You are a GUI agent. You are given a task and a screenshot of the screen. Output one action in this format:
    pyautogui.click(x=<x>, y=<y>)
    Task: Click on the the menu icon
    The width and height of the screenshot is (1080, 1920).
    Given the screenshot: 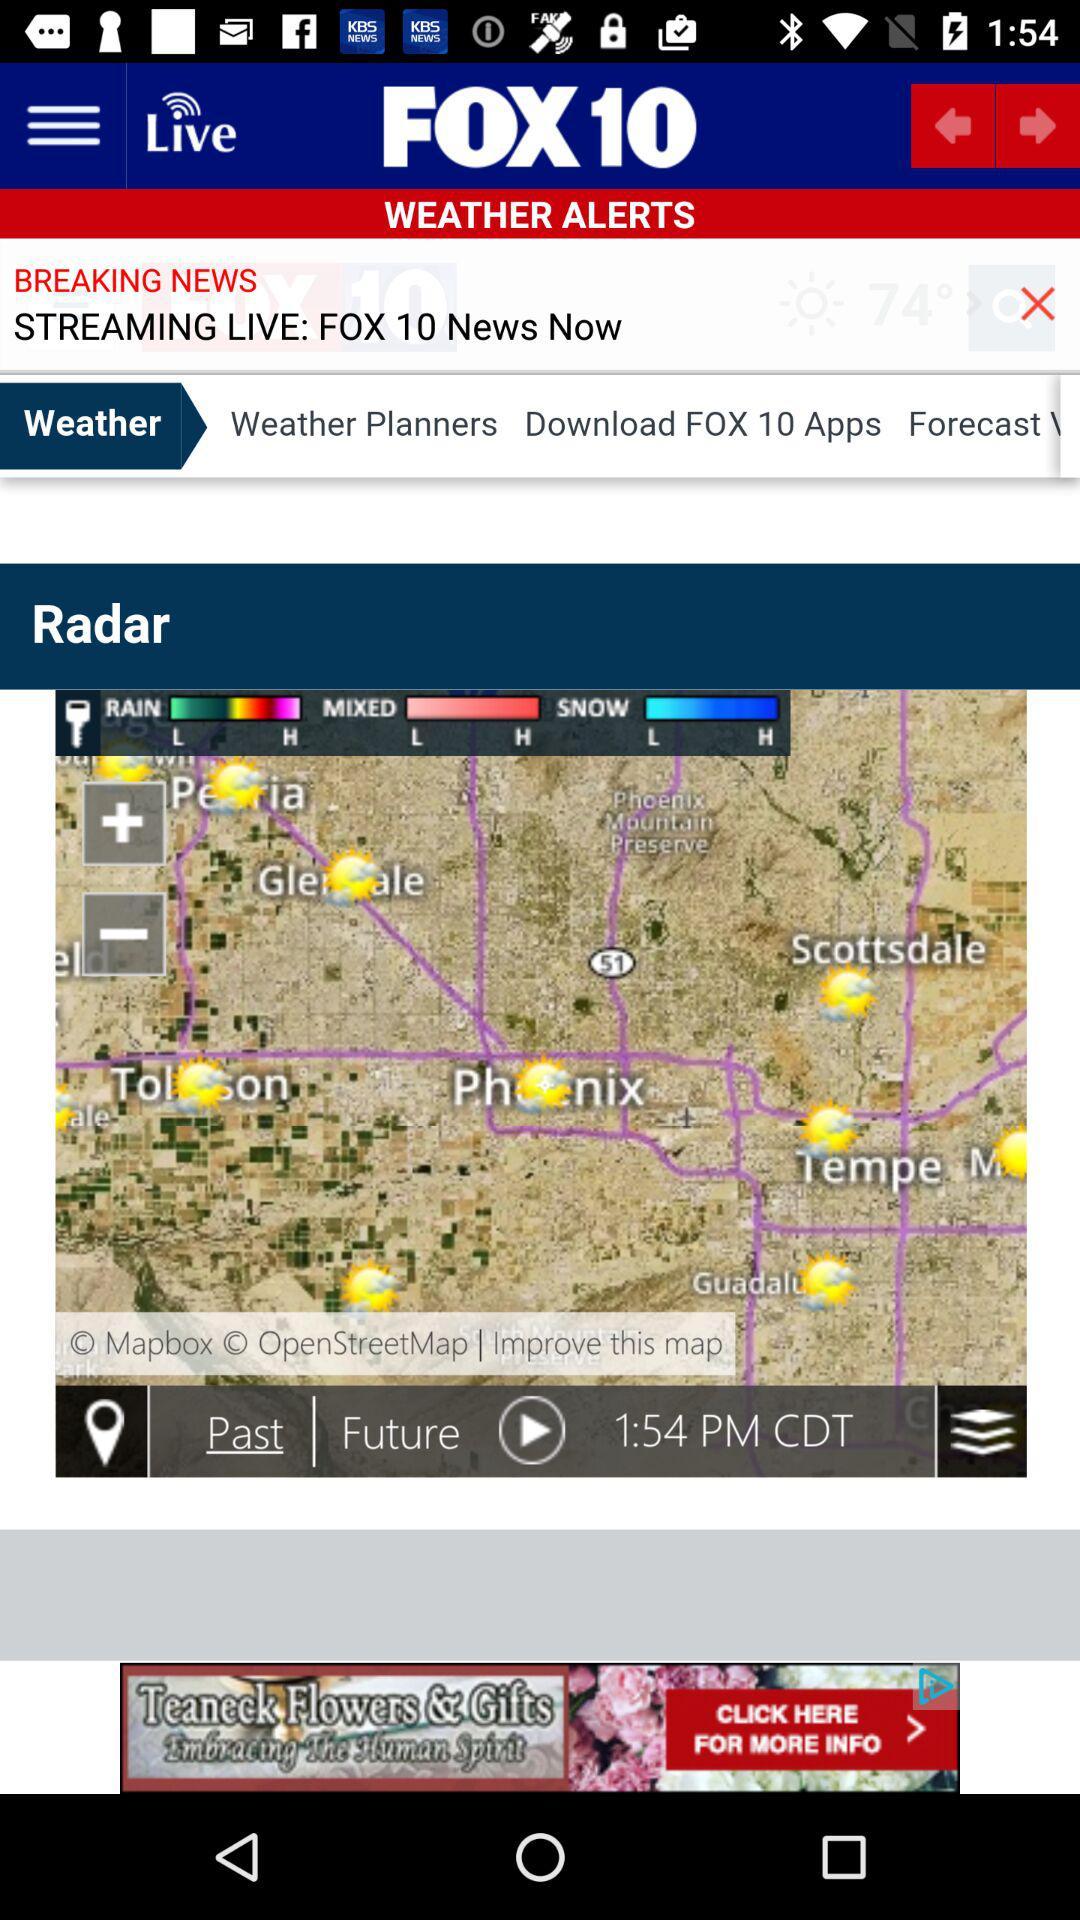 What is the action you would take?
    pyautogui.click(x=61, y=124)
    